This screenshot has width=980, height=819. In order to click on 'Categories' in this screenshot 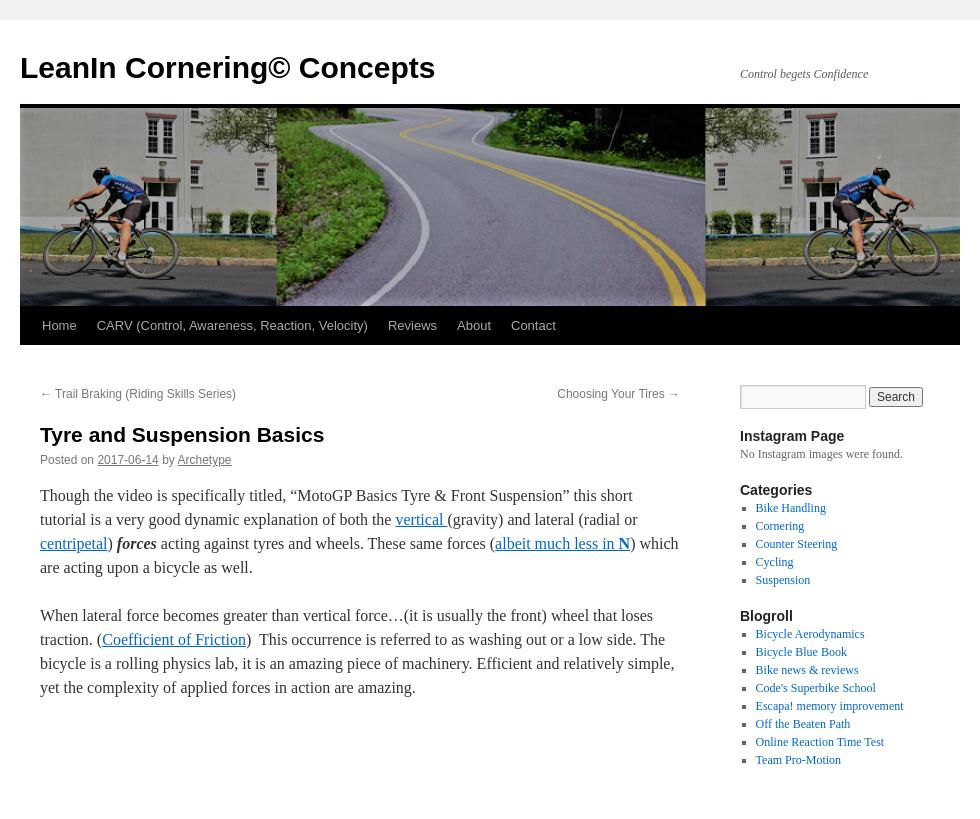, I will do `click(775, 489)`.